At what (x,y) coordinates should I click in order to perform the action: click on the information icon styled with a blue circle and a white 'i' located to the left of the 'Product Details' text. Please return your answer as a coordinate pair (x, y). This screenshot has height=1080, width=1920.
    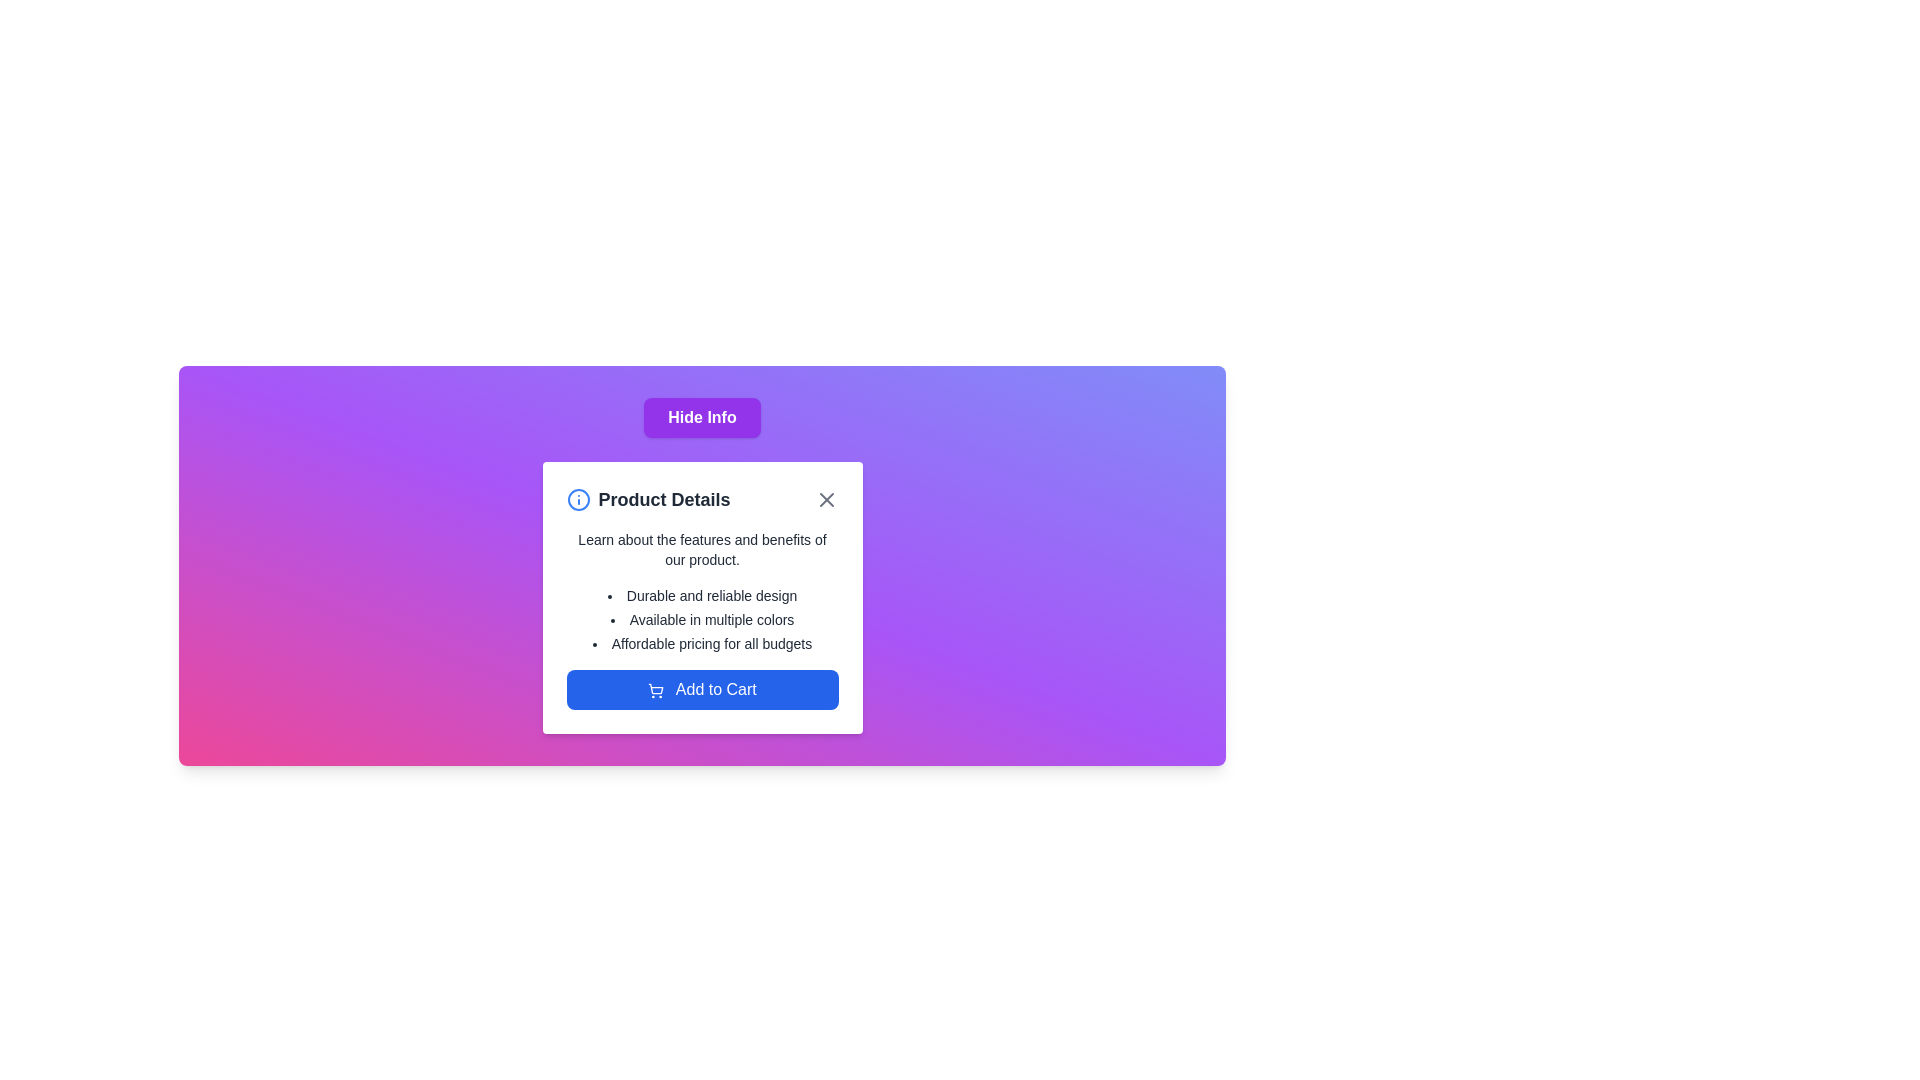
    Looking at the image, I should click on (577, 499).